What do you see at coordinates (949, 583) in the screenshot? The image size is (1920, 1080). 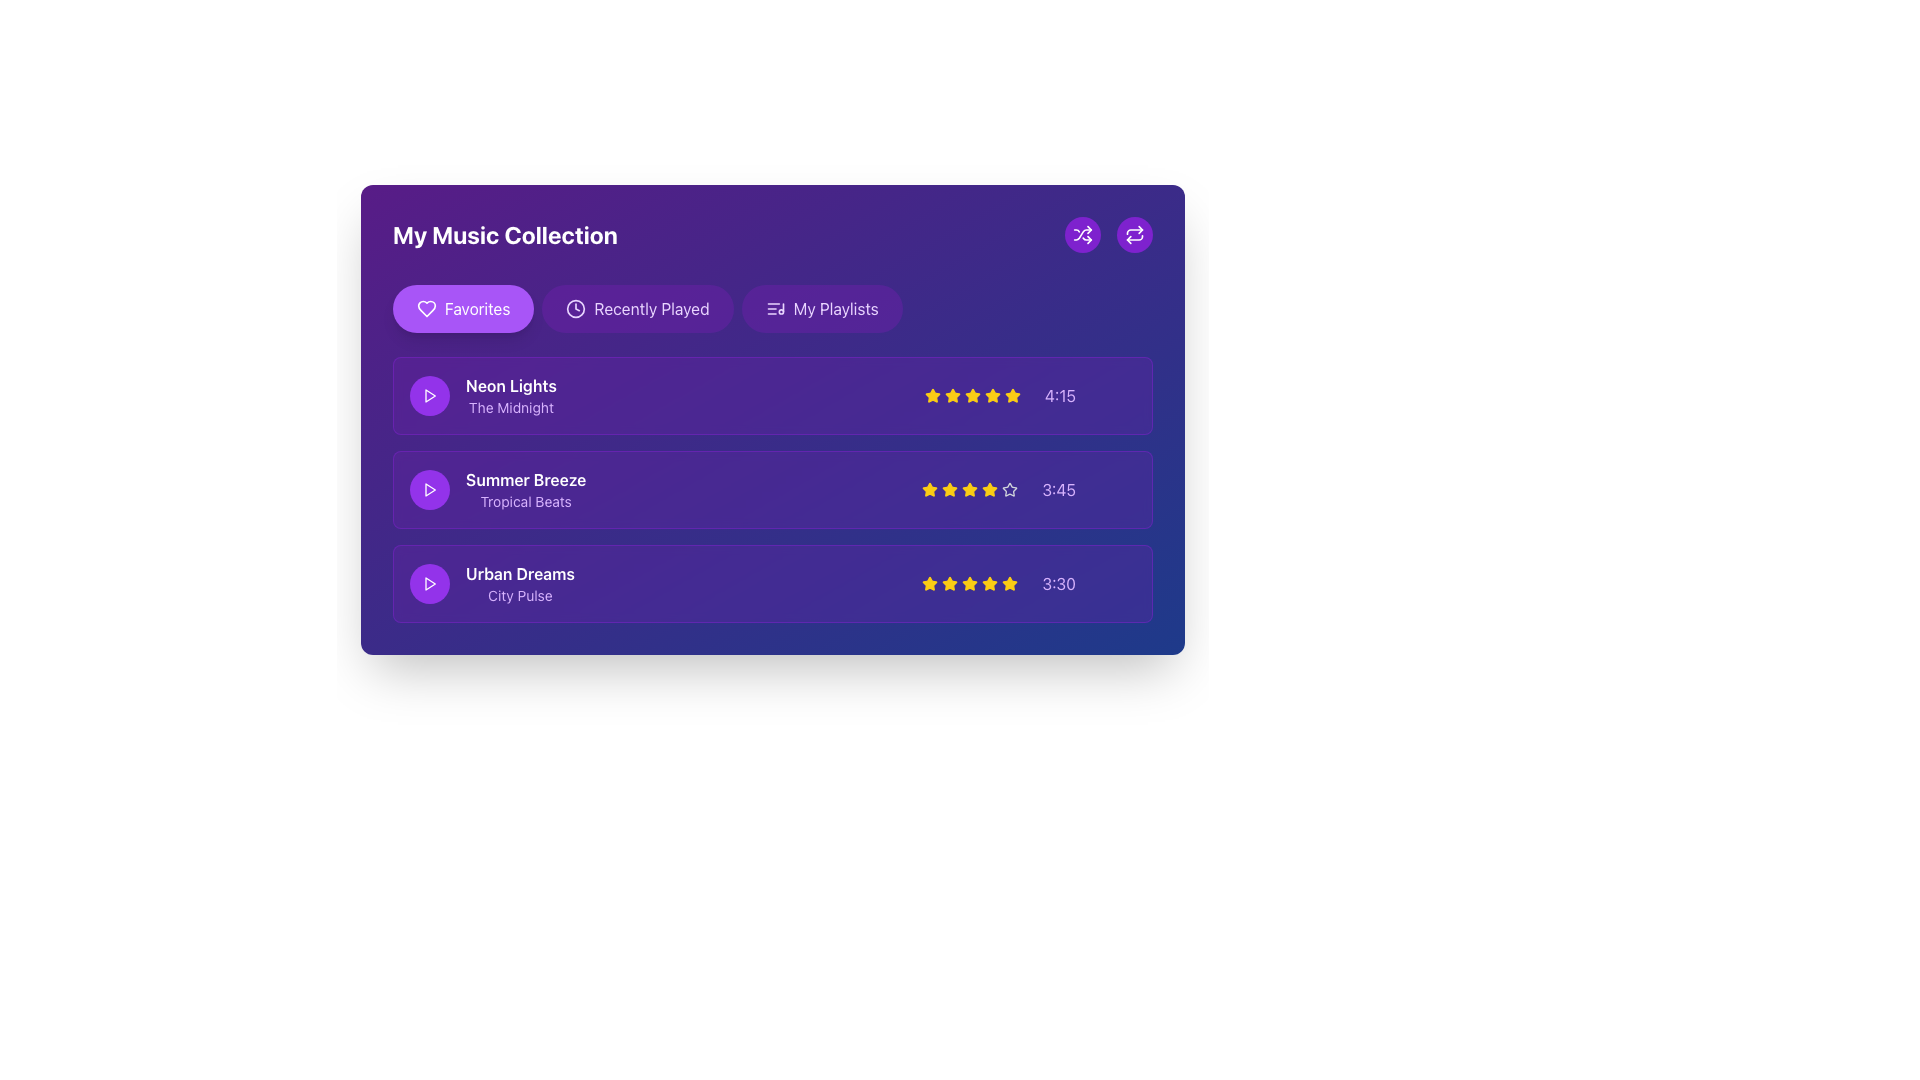 I see `the first rating star icon within the 'Urban Dreams' track card to invoke options related to this rating` at bounding box center [949, 583].